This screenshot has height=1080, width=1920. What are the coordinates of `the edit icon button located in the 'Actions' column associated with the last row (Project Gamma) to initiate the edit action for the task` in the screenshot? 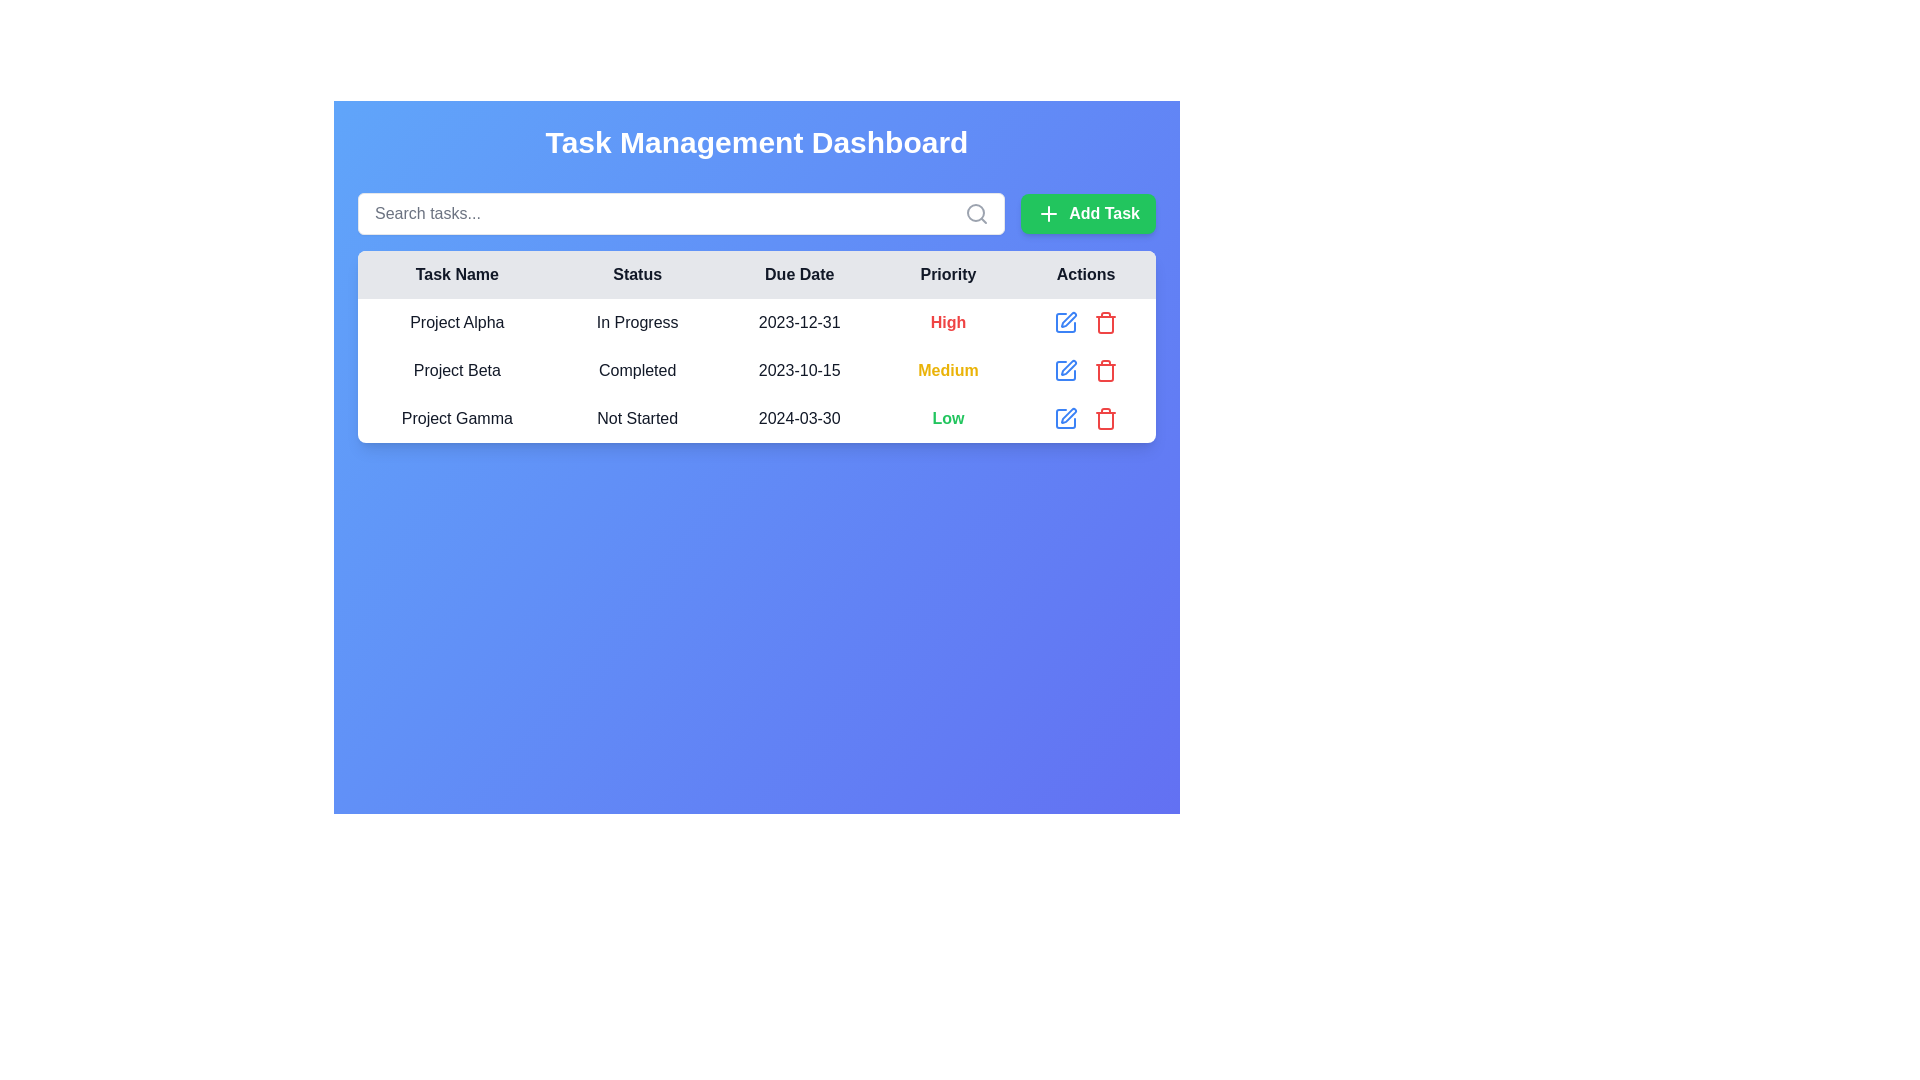 It's located at (1064, 418).